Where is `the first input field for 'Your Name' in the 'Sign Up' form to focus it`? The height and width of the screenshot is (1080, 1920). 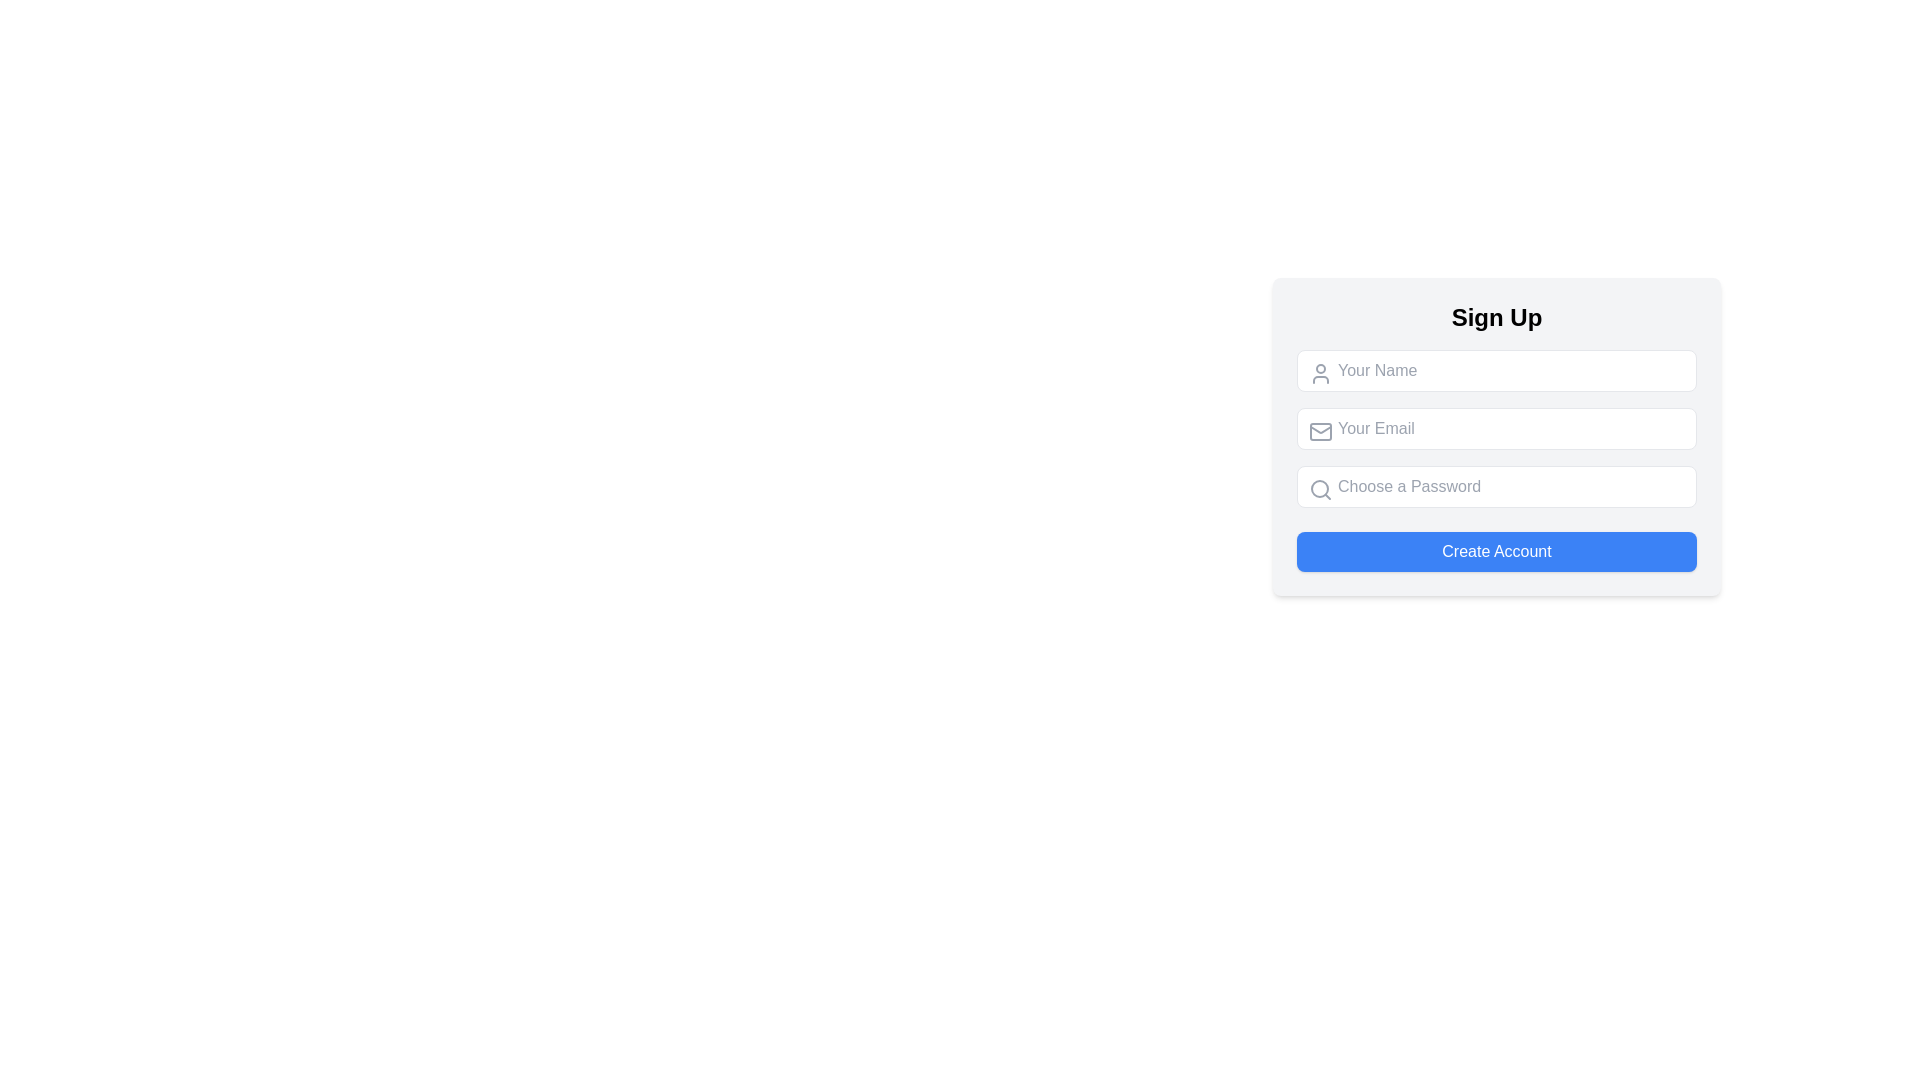
the first input field for 'Your Name' in the 'Sign Up' form to focus it is located at coordinates (1497, 370).